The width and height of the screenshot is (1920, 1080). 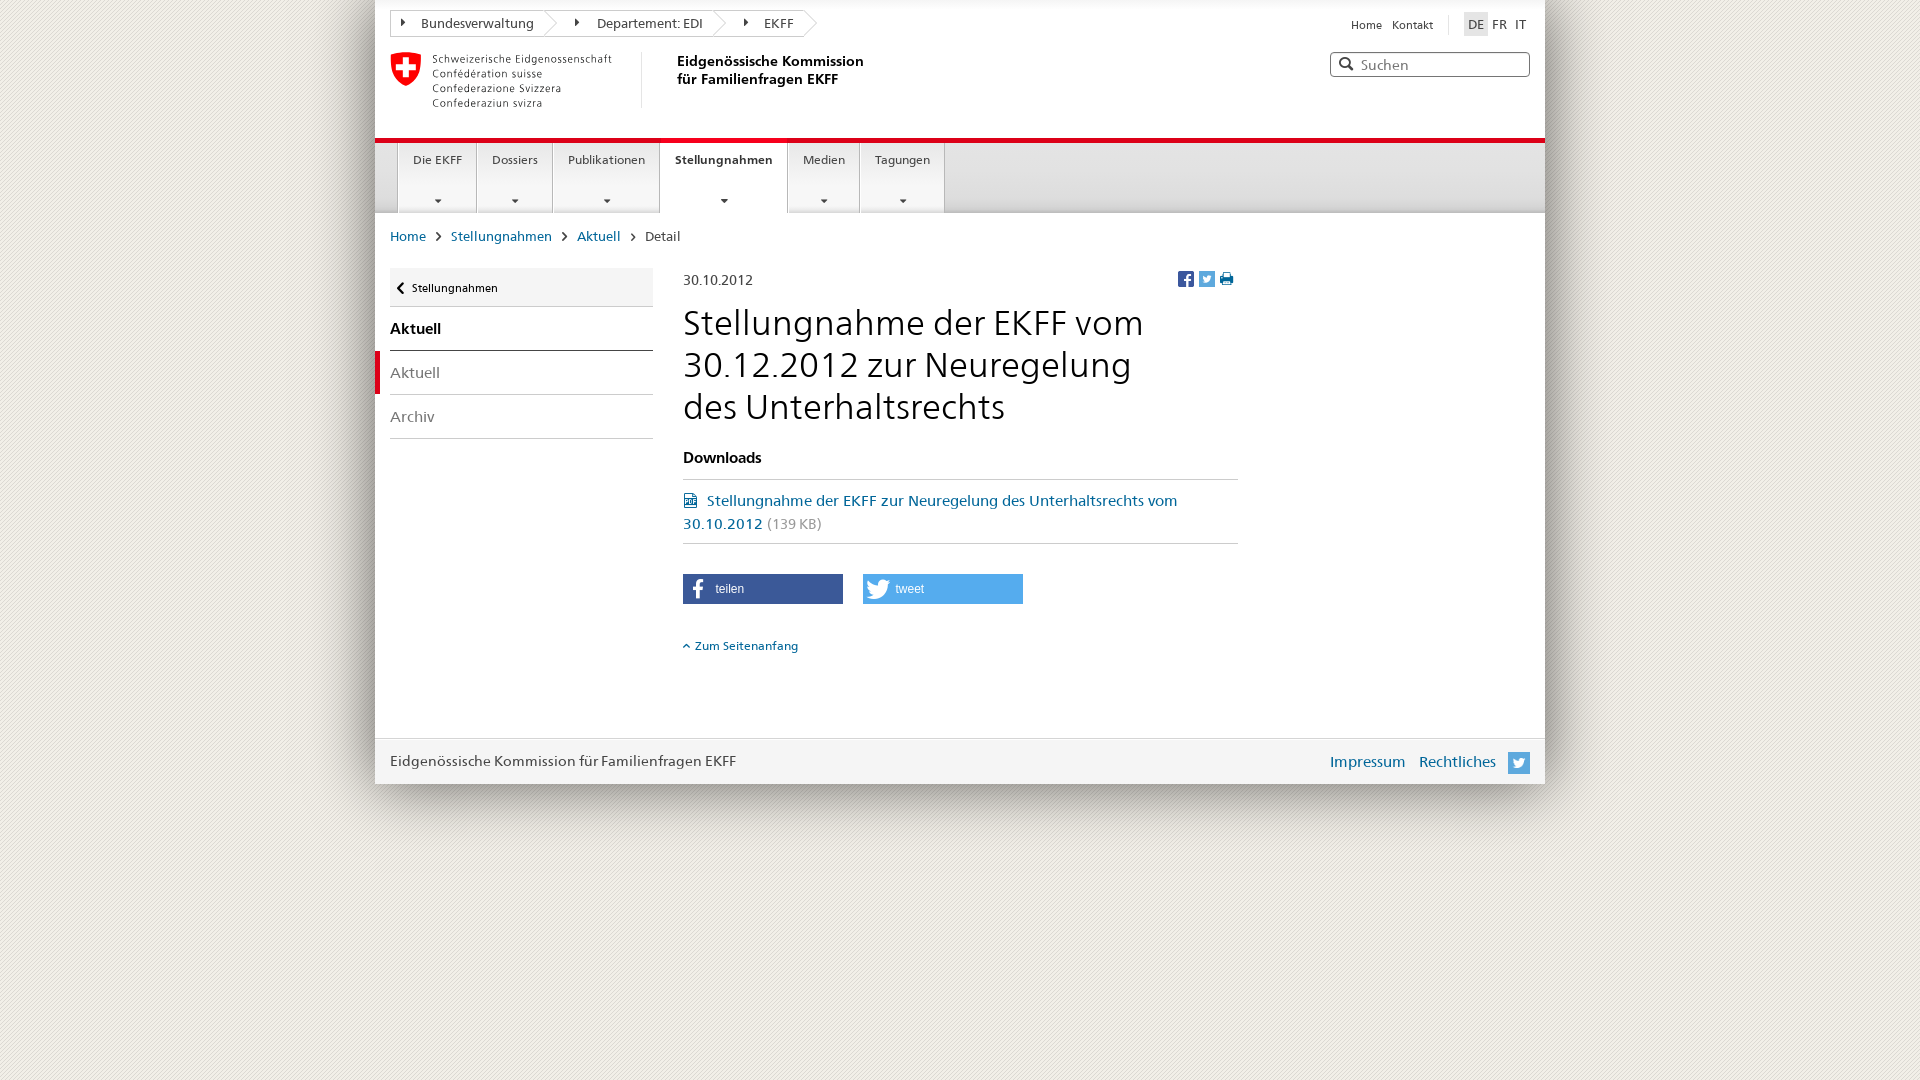 What do you see at coordinates (1391, 24) in the screenshot?
I see `'Kontakt'` at bounding box center [1391, 24].